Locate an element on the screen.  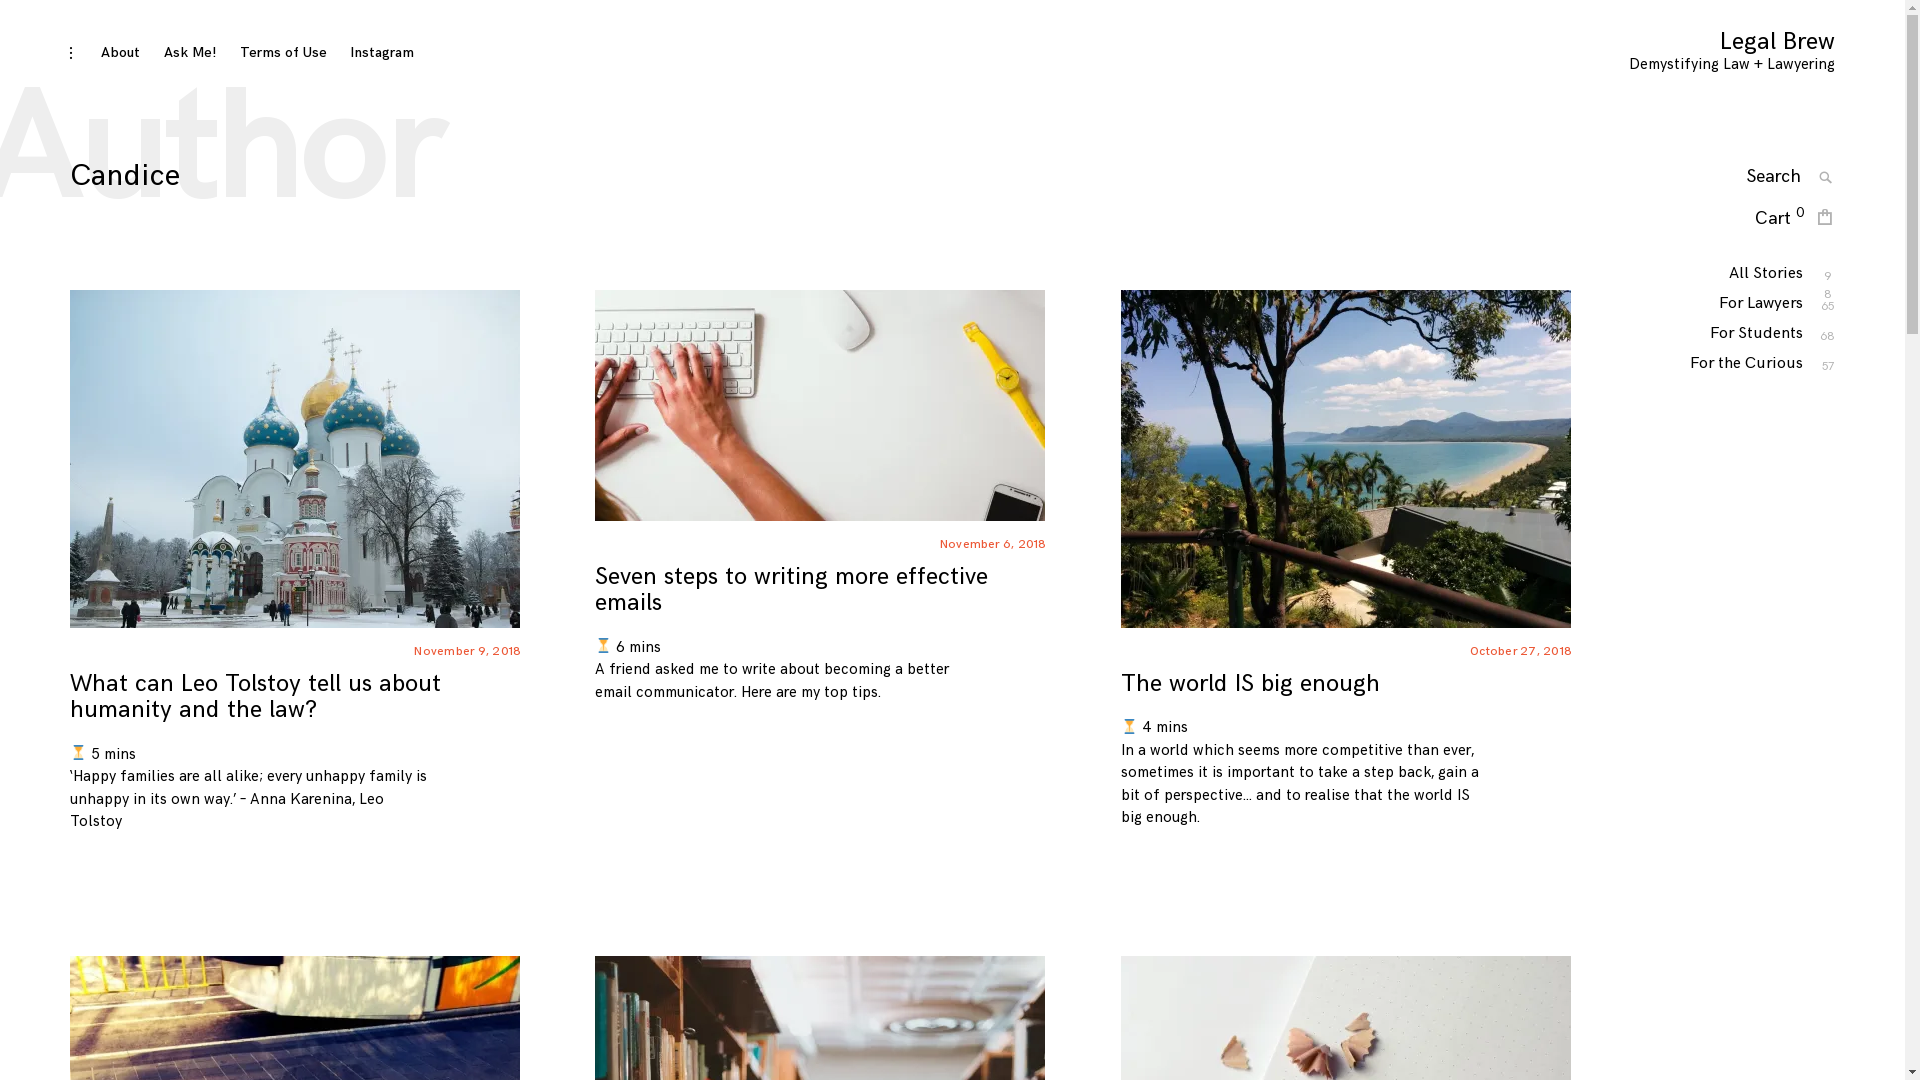
'November 9, 2018' is located at coordinates (412, 651).